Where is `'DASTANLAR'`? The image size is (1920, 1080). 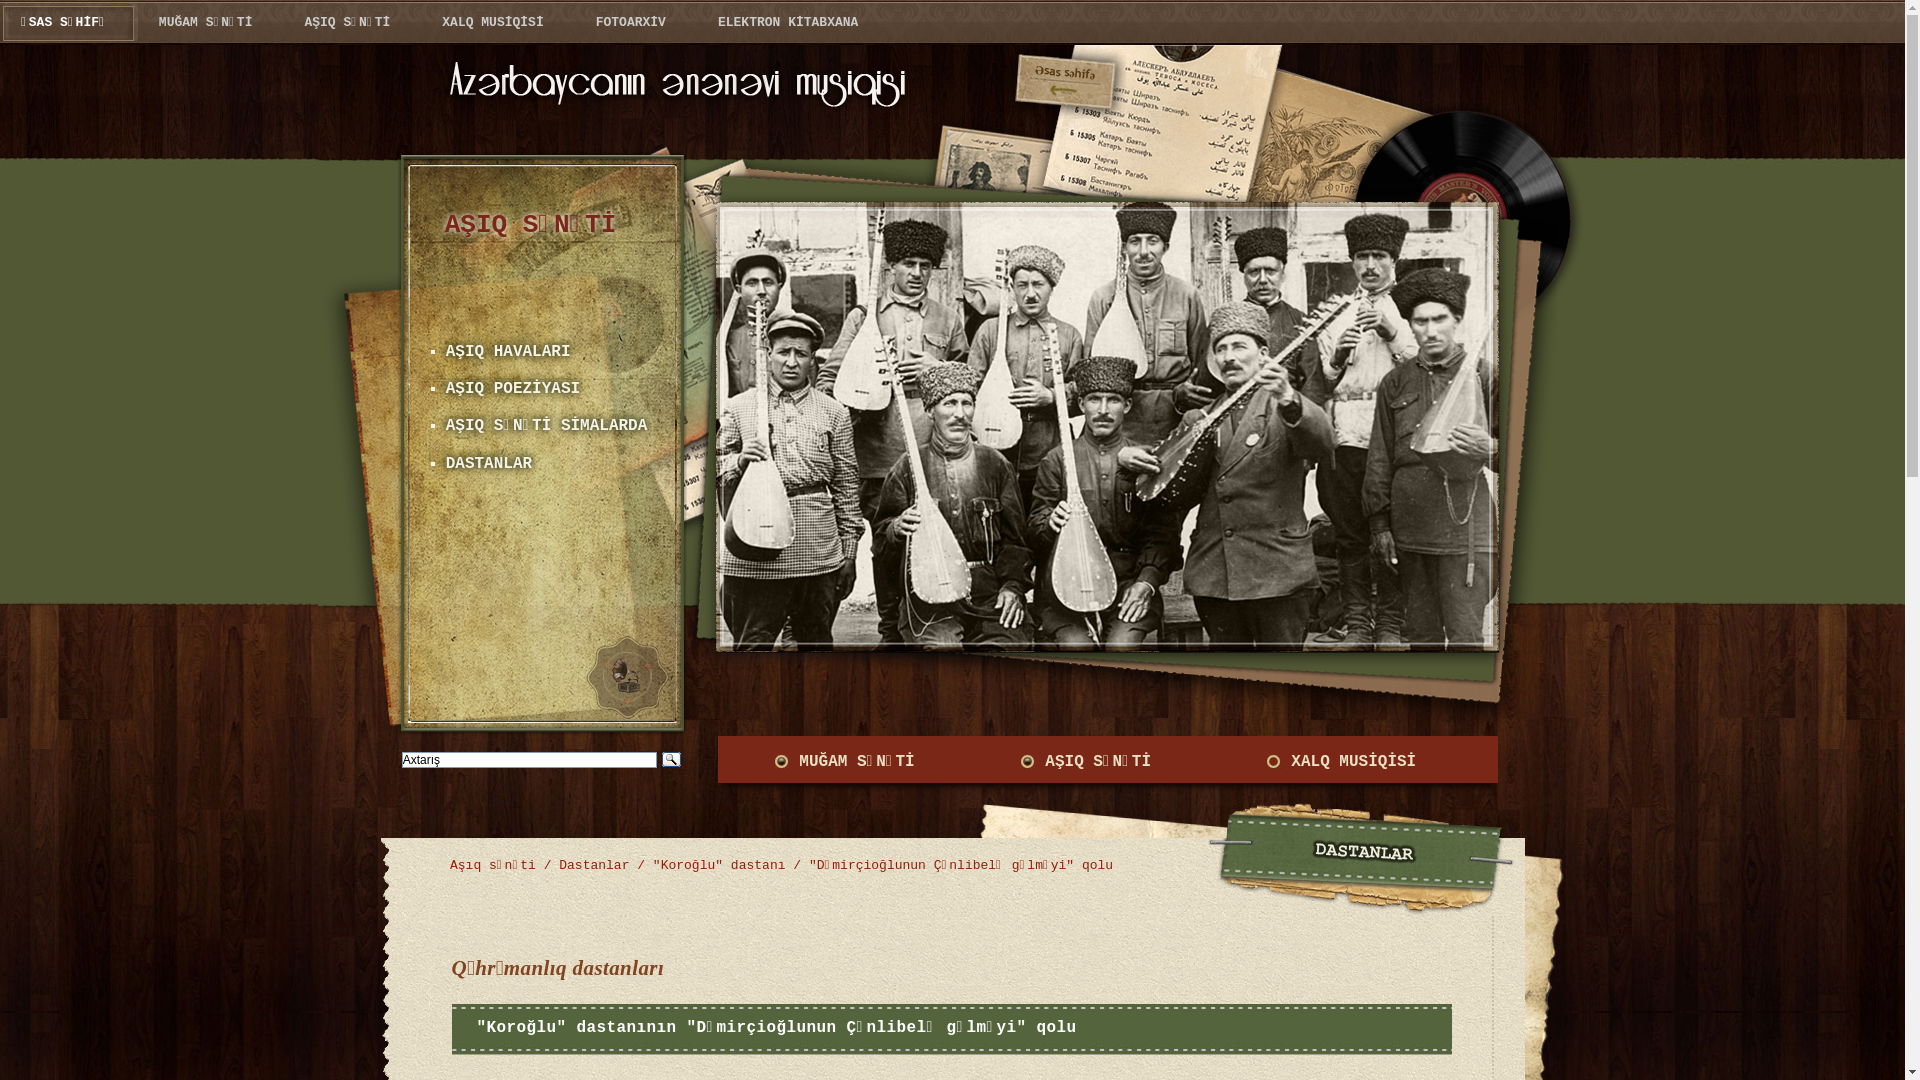
'DASTANLAR' is located at coordinates (489, 462).